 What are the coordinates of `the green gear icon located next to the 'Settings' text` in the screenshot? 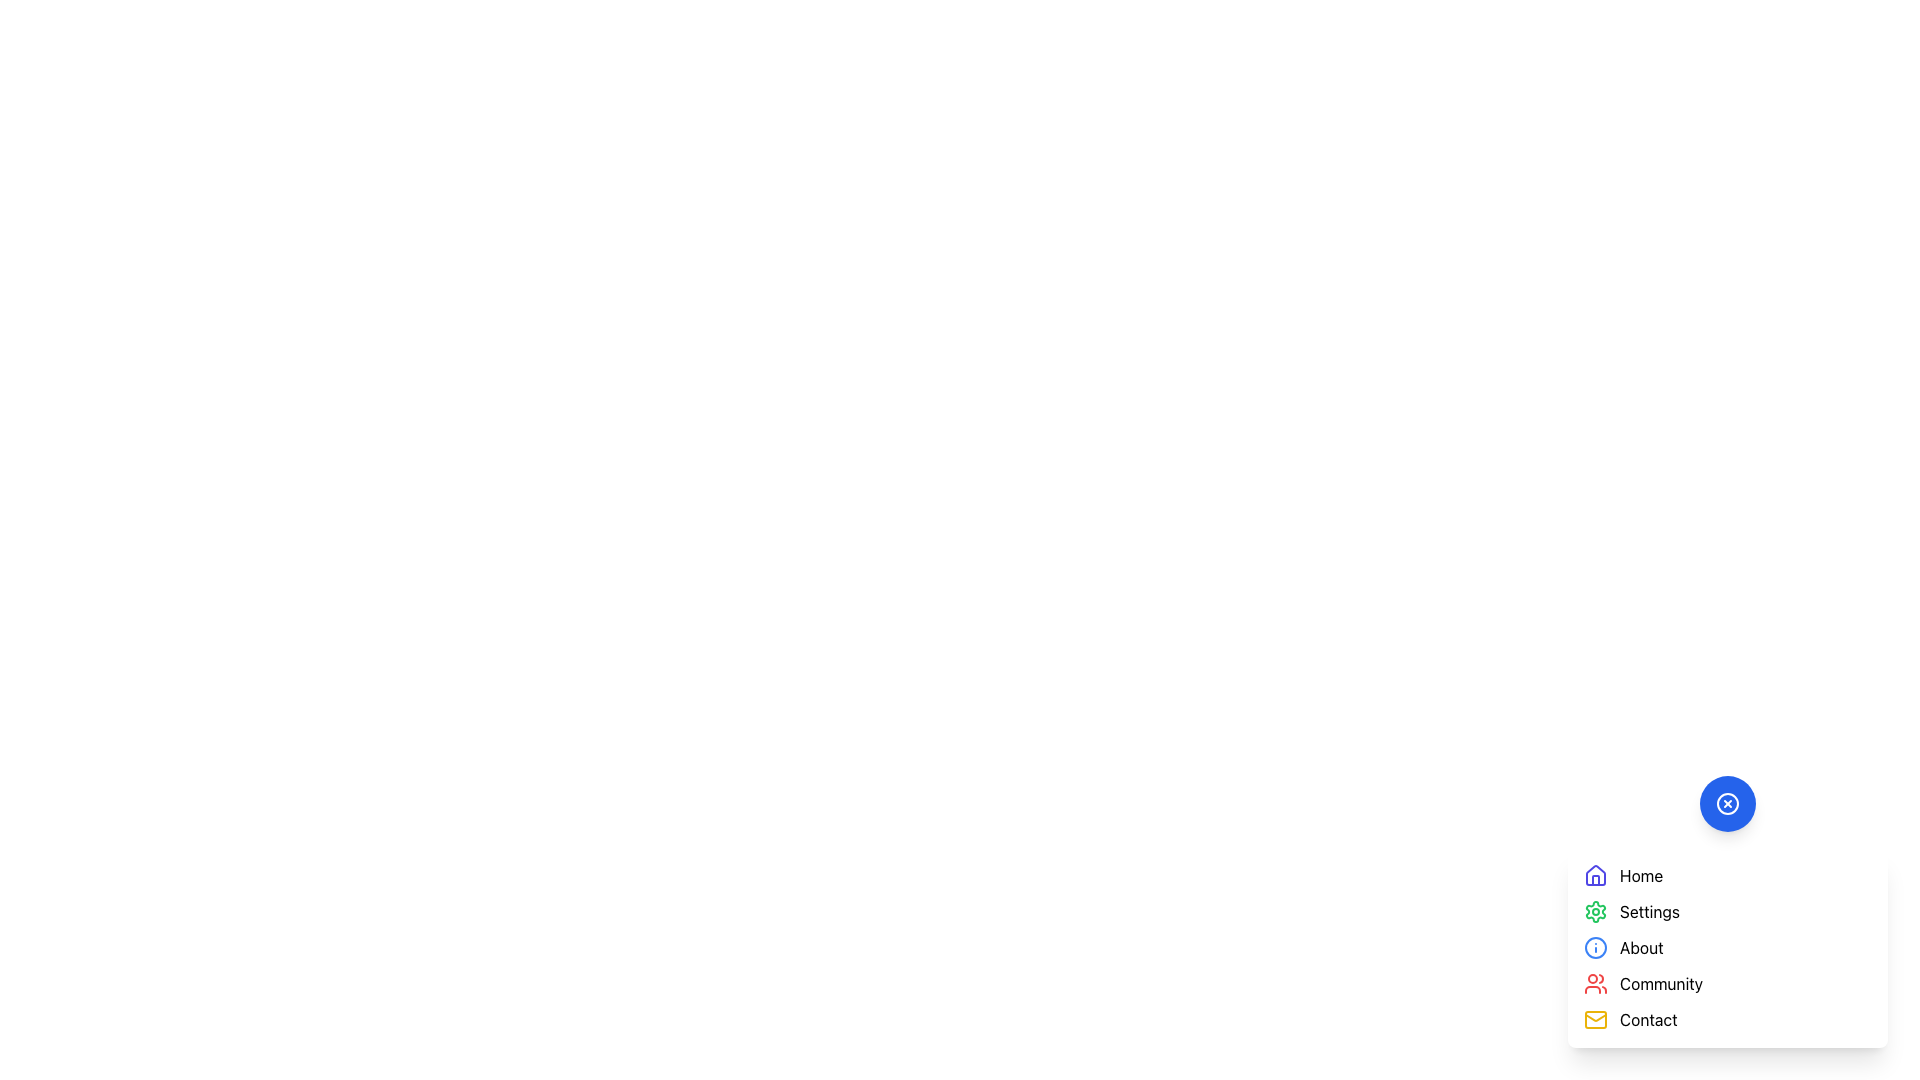 It's located at (1595, 911).